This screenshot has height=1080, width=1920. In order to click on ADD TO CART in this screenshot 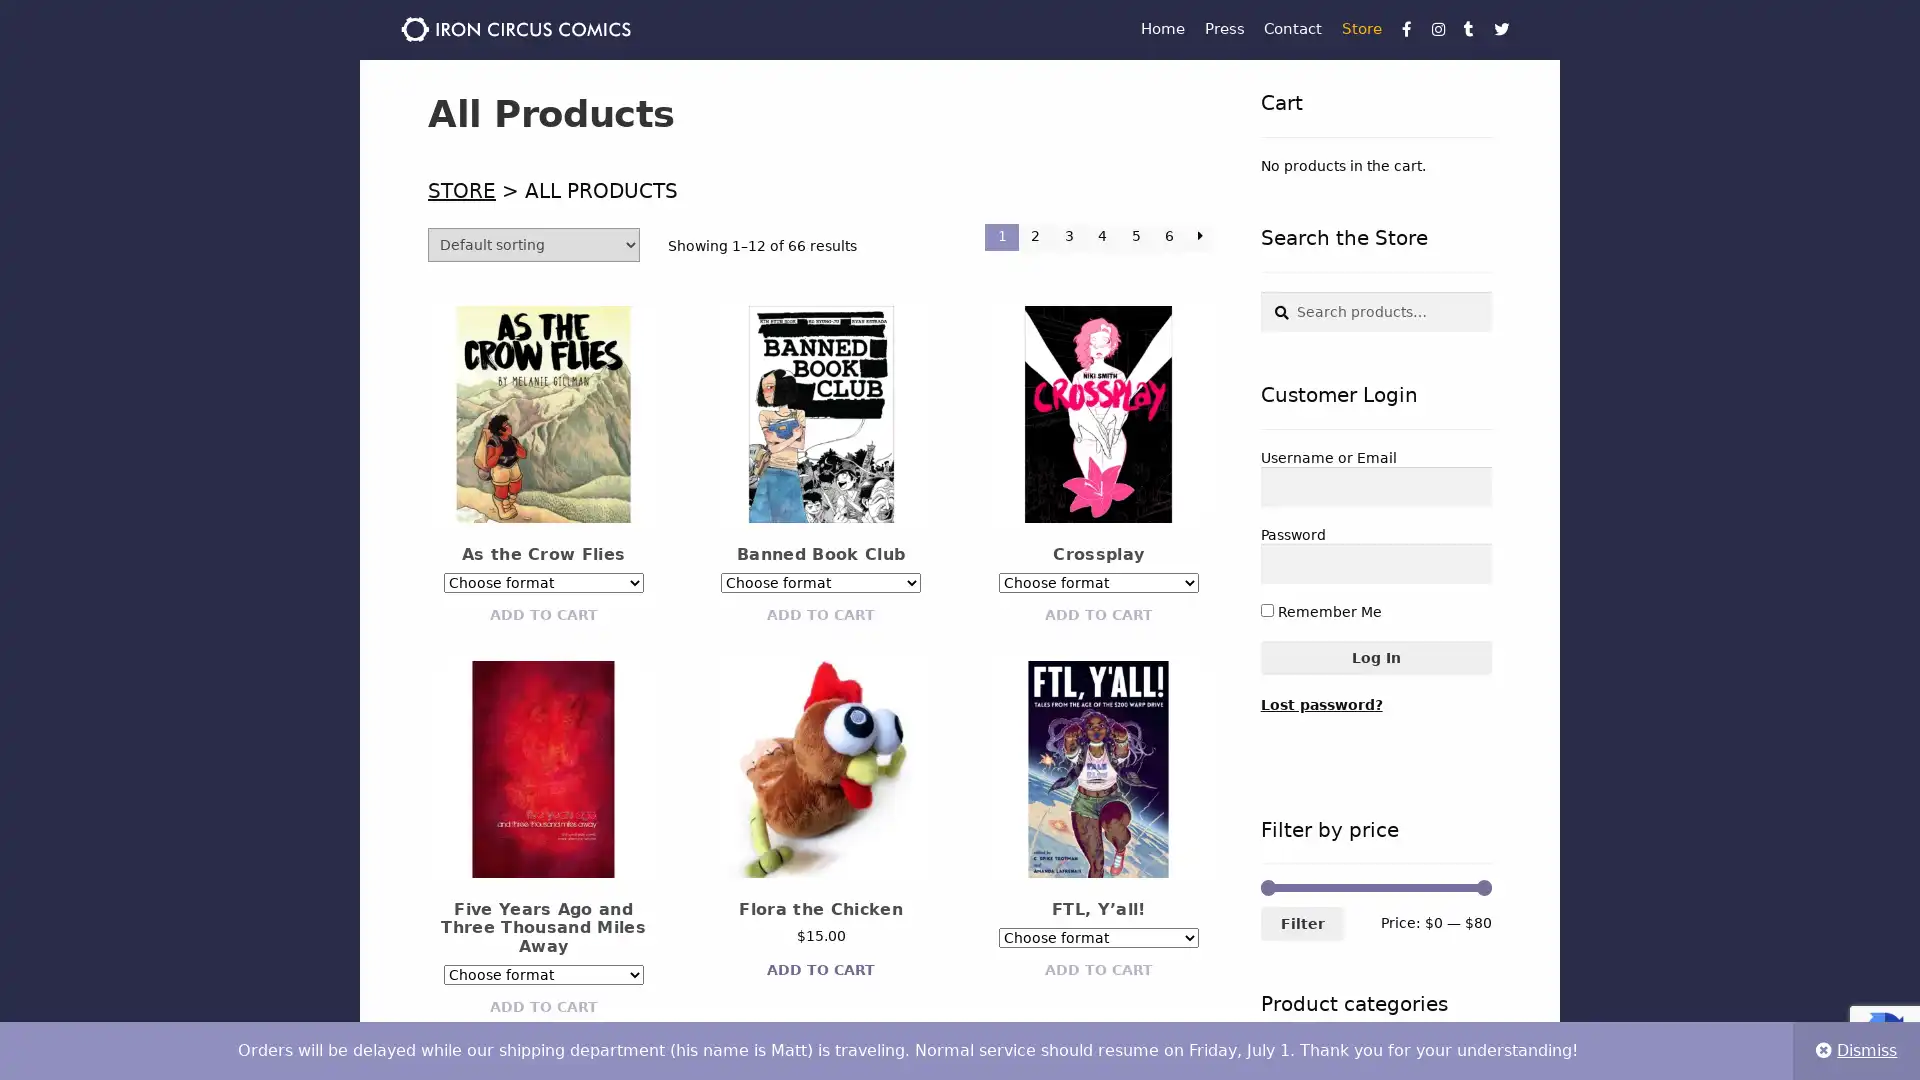, I will do `click(1097, 968)`.